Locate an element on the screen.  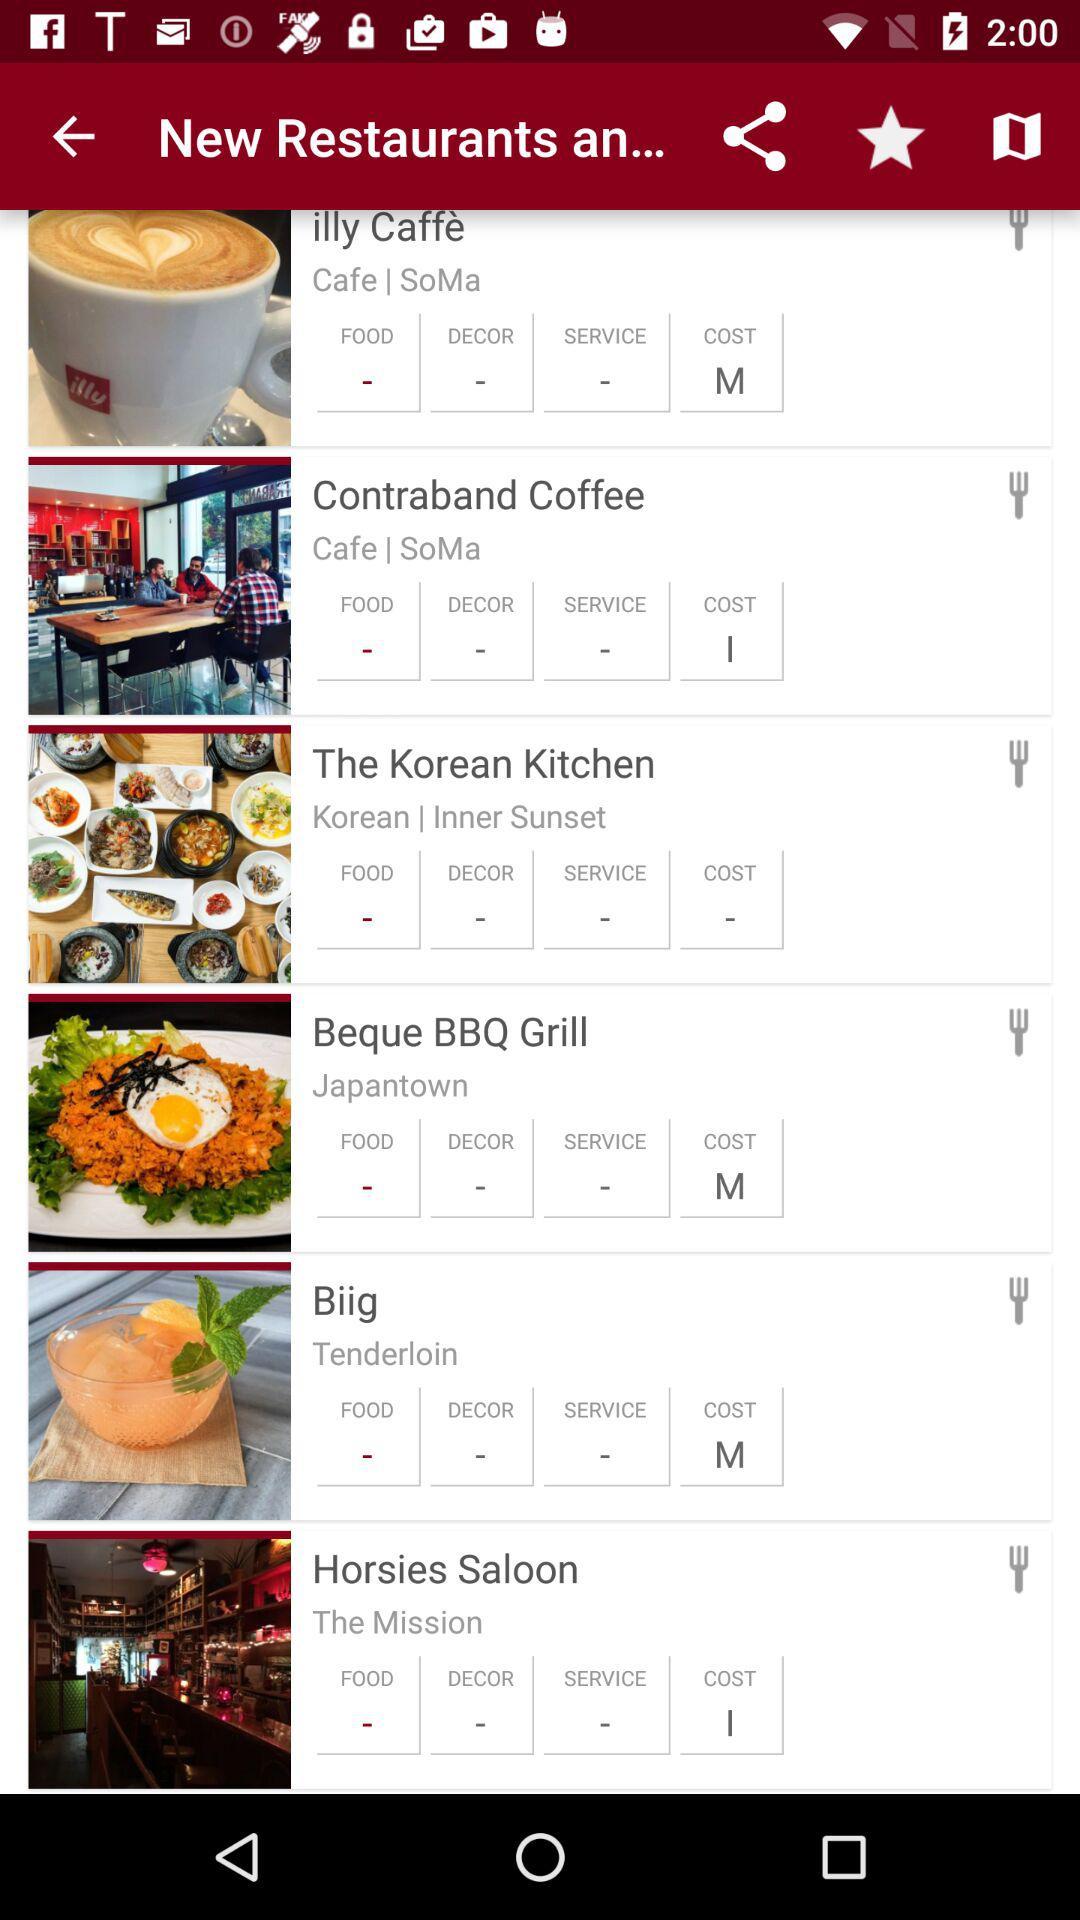
icon to the left of the decor icon is located at coordinates (367, 915).